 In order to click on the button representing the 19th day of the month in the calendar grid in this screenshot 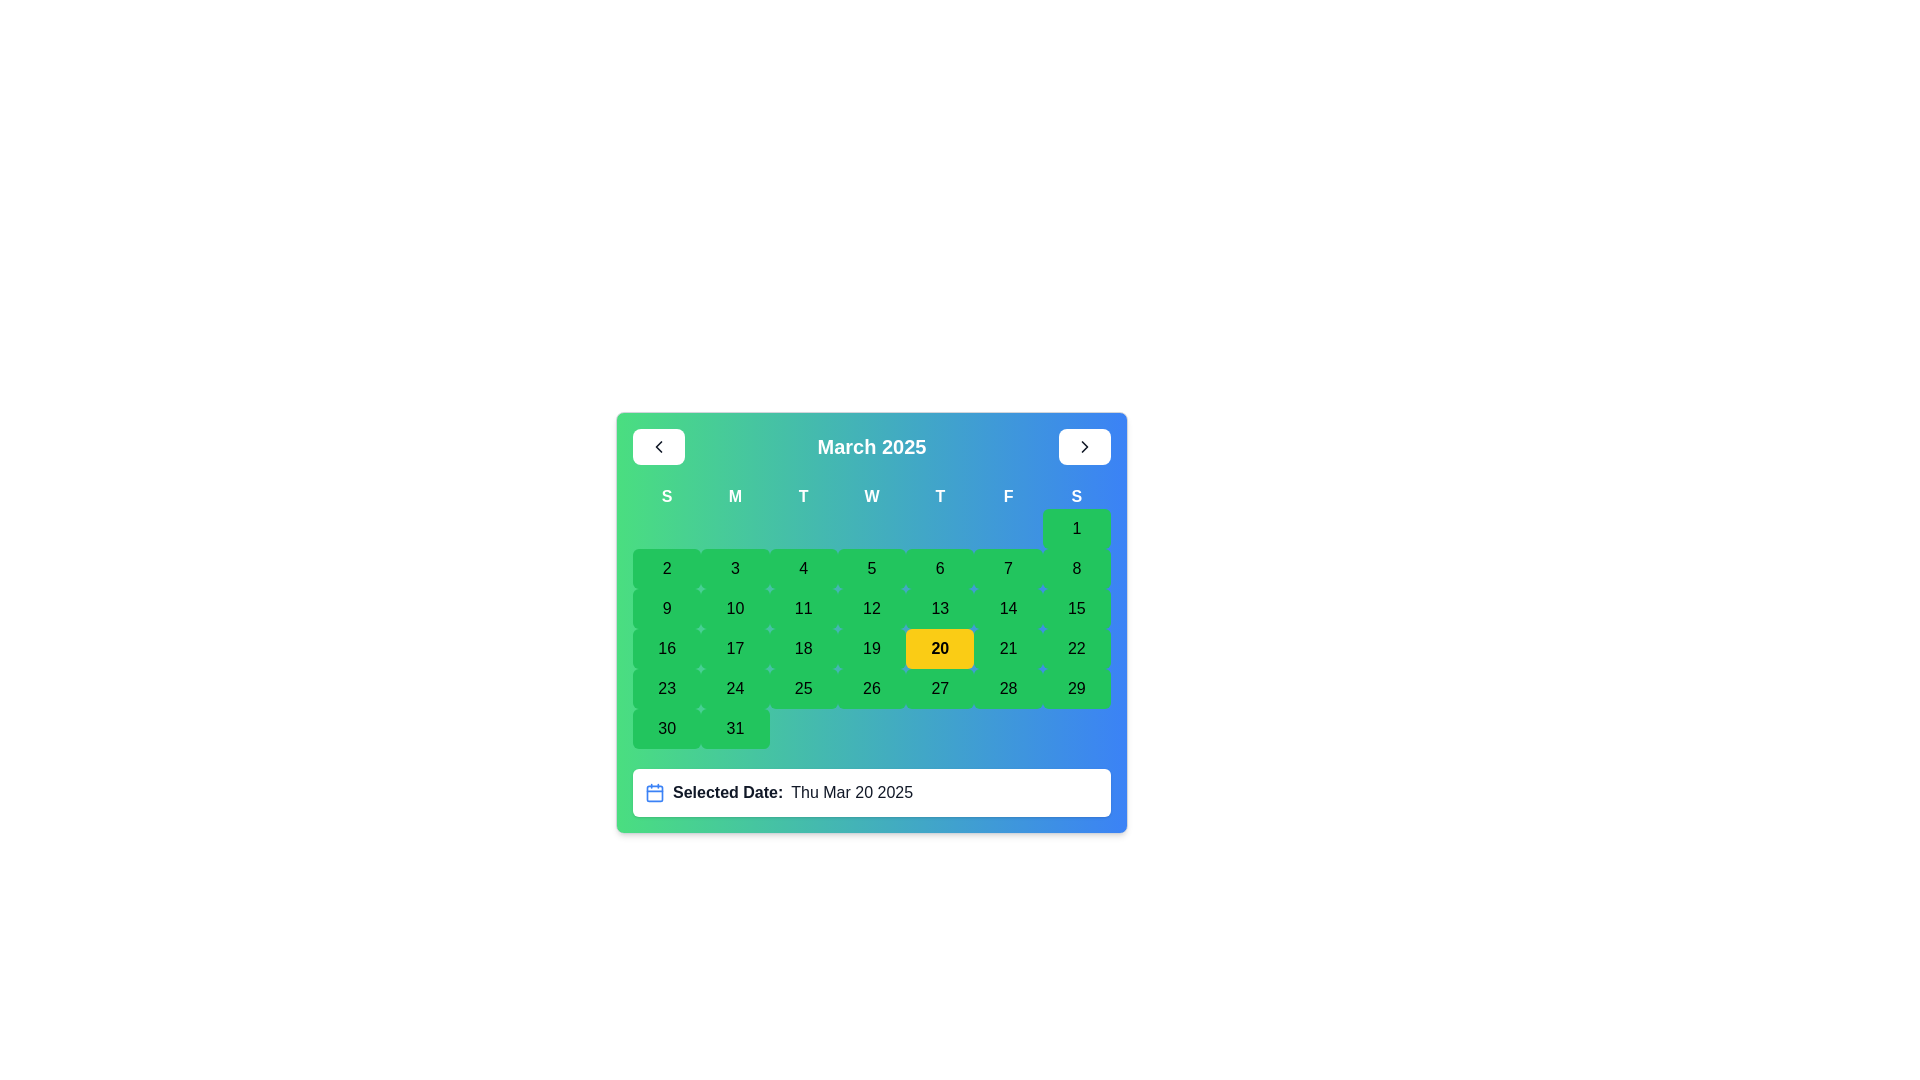, I will do `click(872, 648)`.